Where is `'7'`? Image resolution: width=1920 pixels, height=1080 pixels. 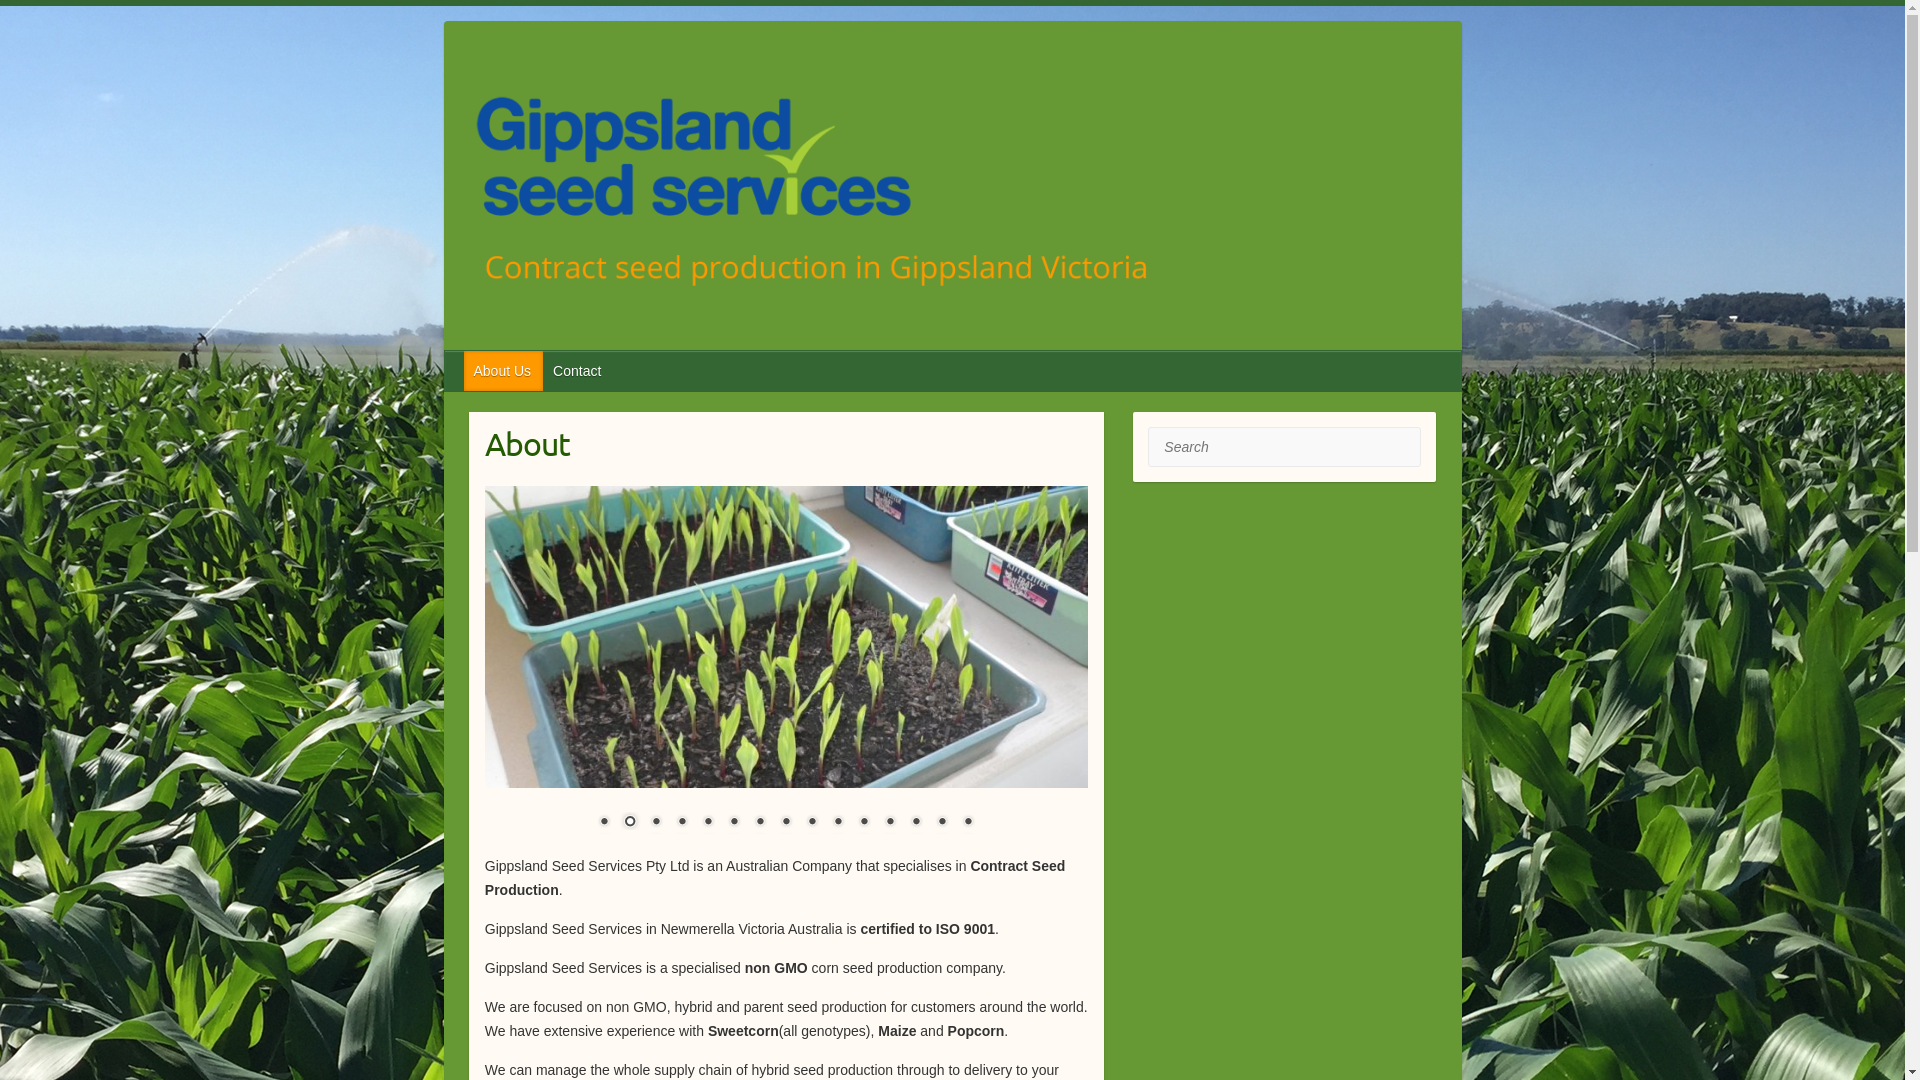 '7' is located at coordinates (758, 822).